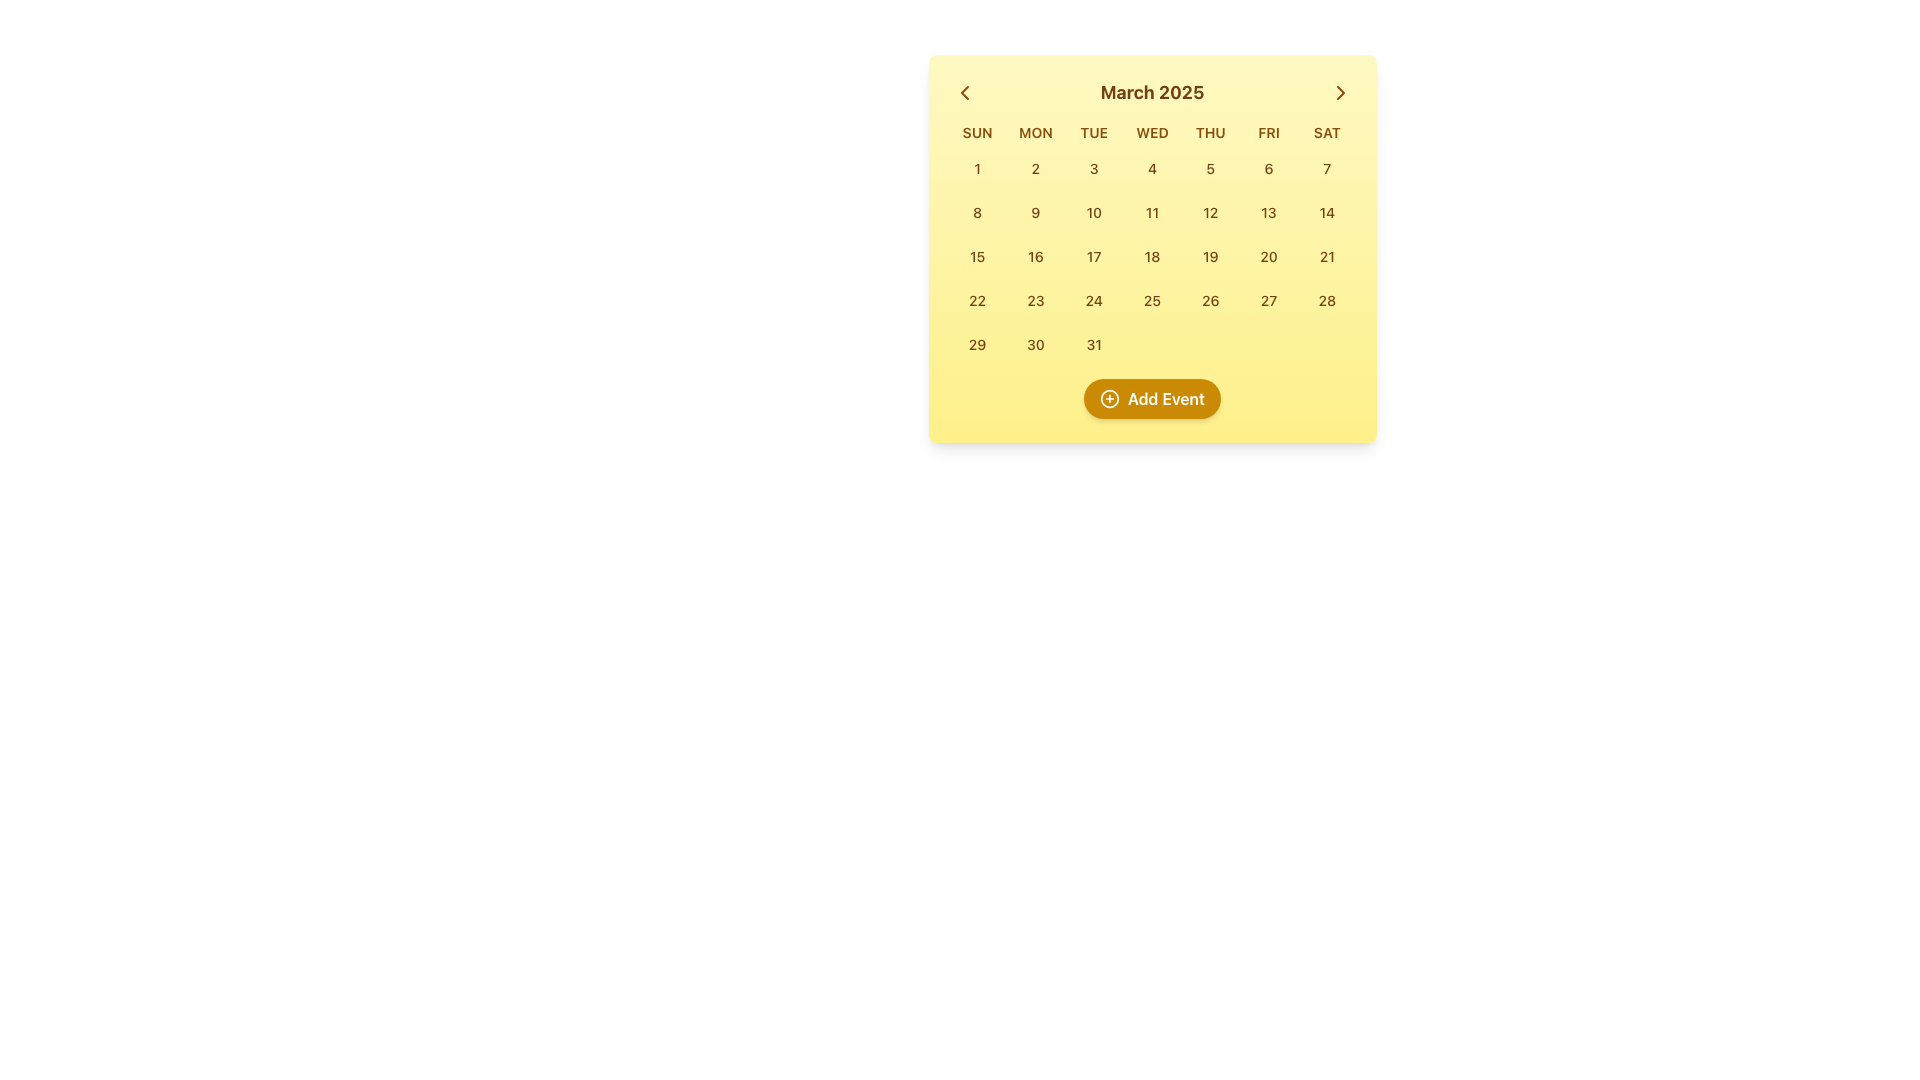  I want to click on the calendar date cell representing the 23rd day, located in the fourth row under 'SUN', so click(1035, 300).